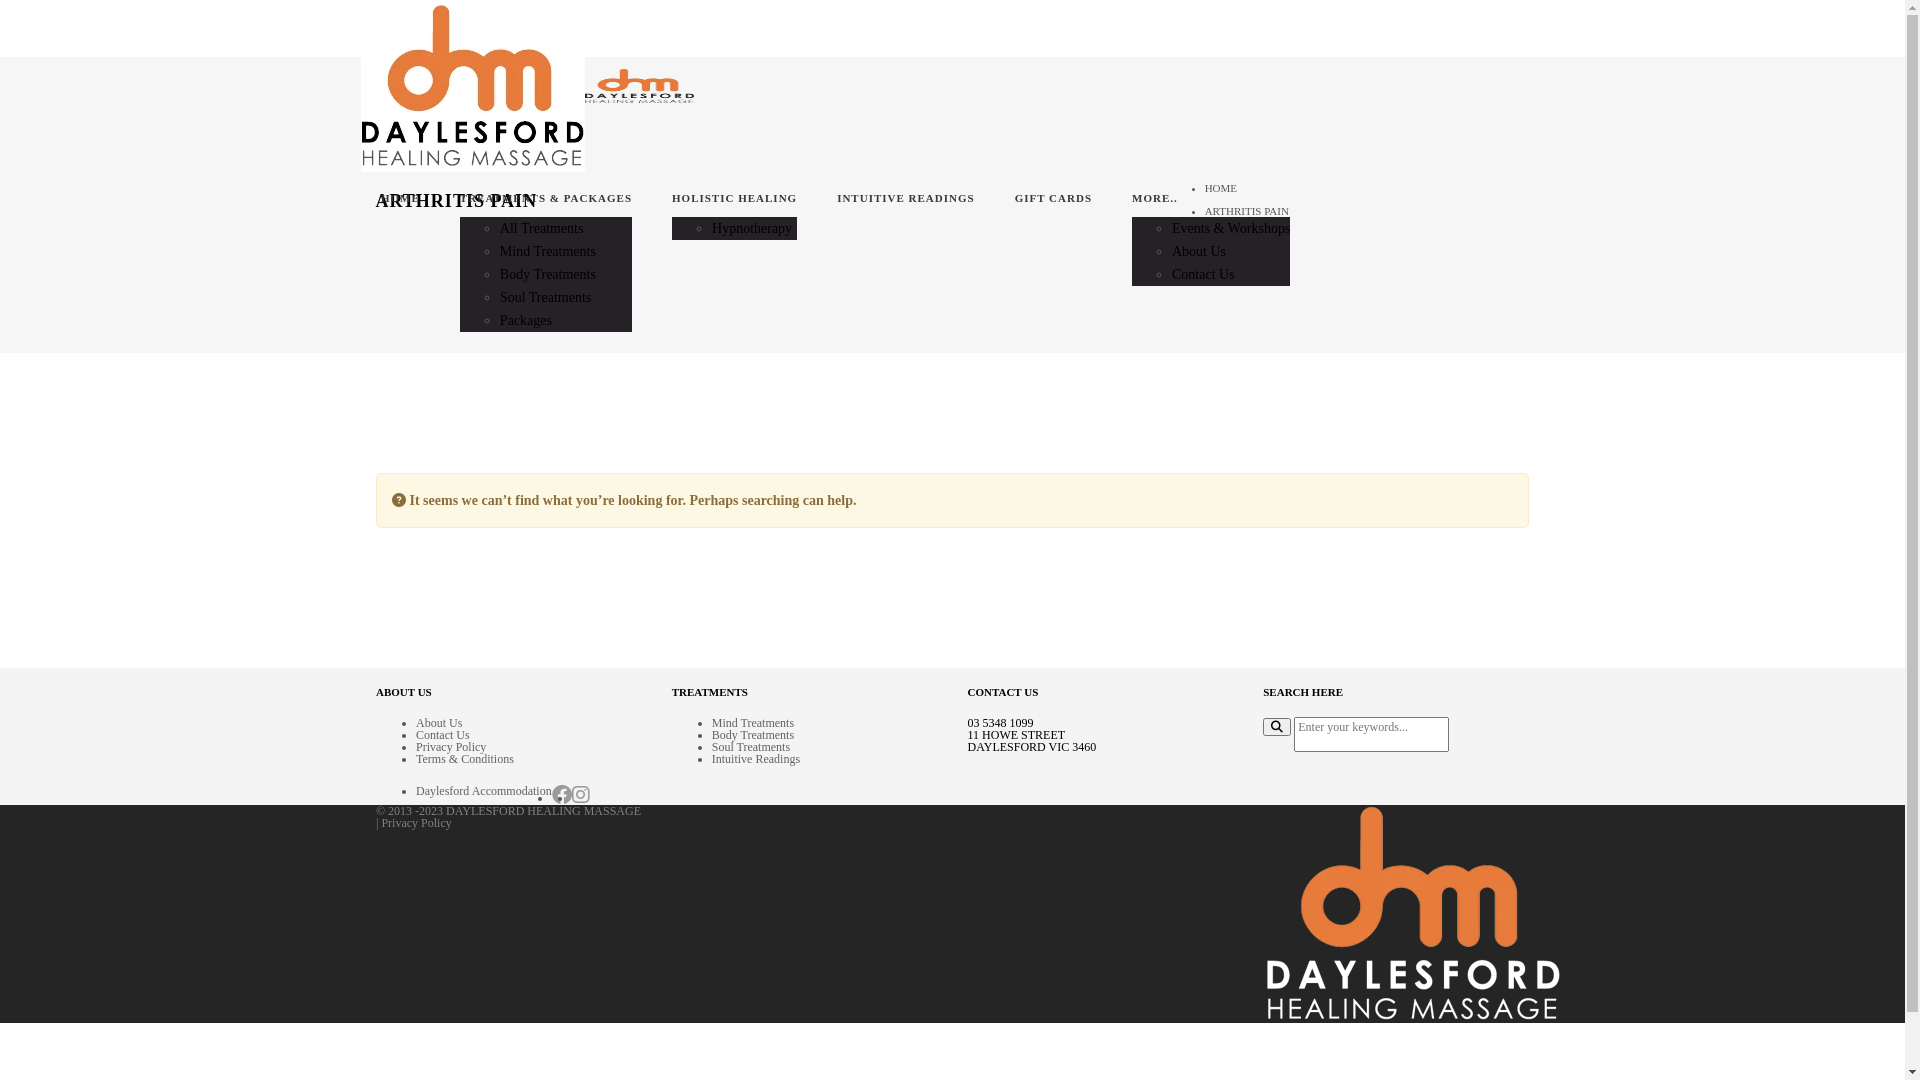 The image size is (1920, 1080). Describe the element at coordinates (546, 199) in the screenshot. I see `'TREATMENTS & PACKAGES'` at that location.